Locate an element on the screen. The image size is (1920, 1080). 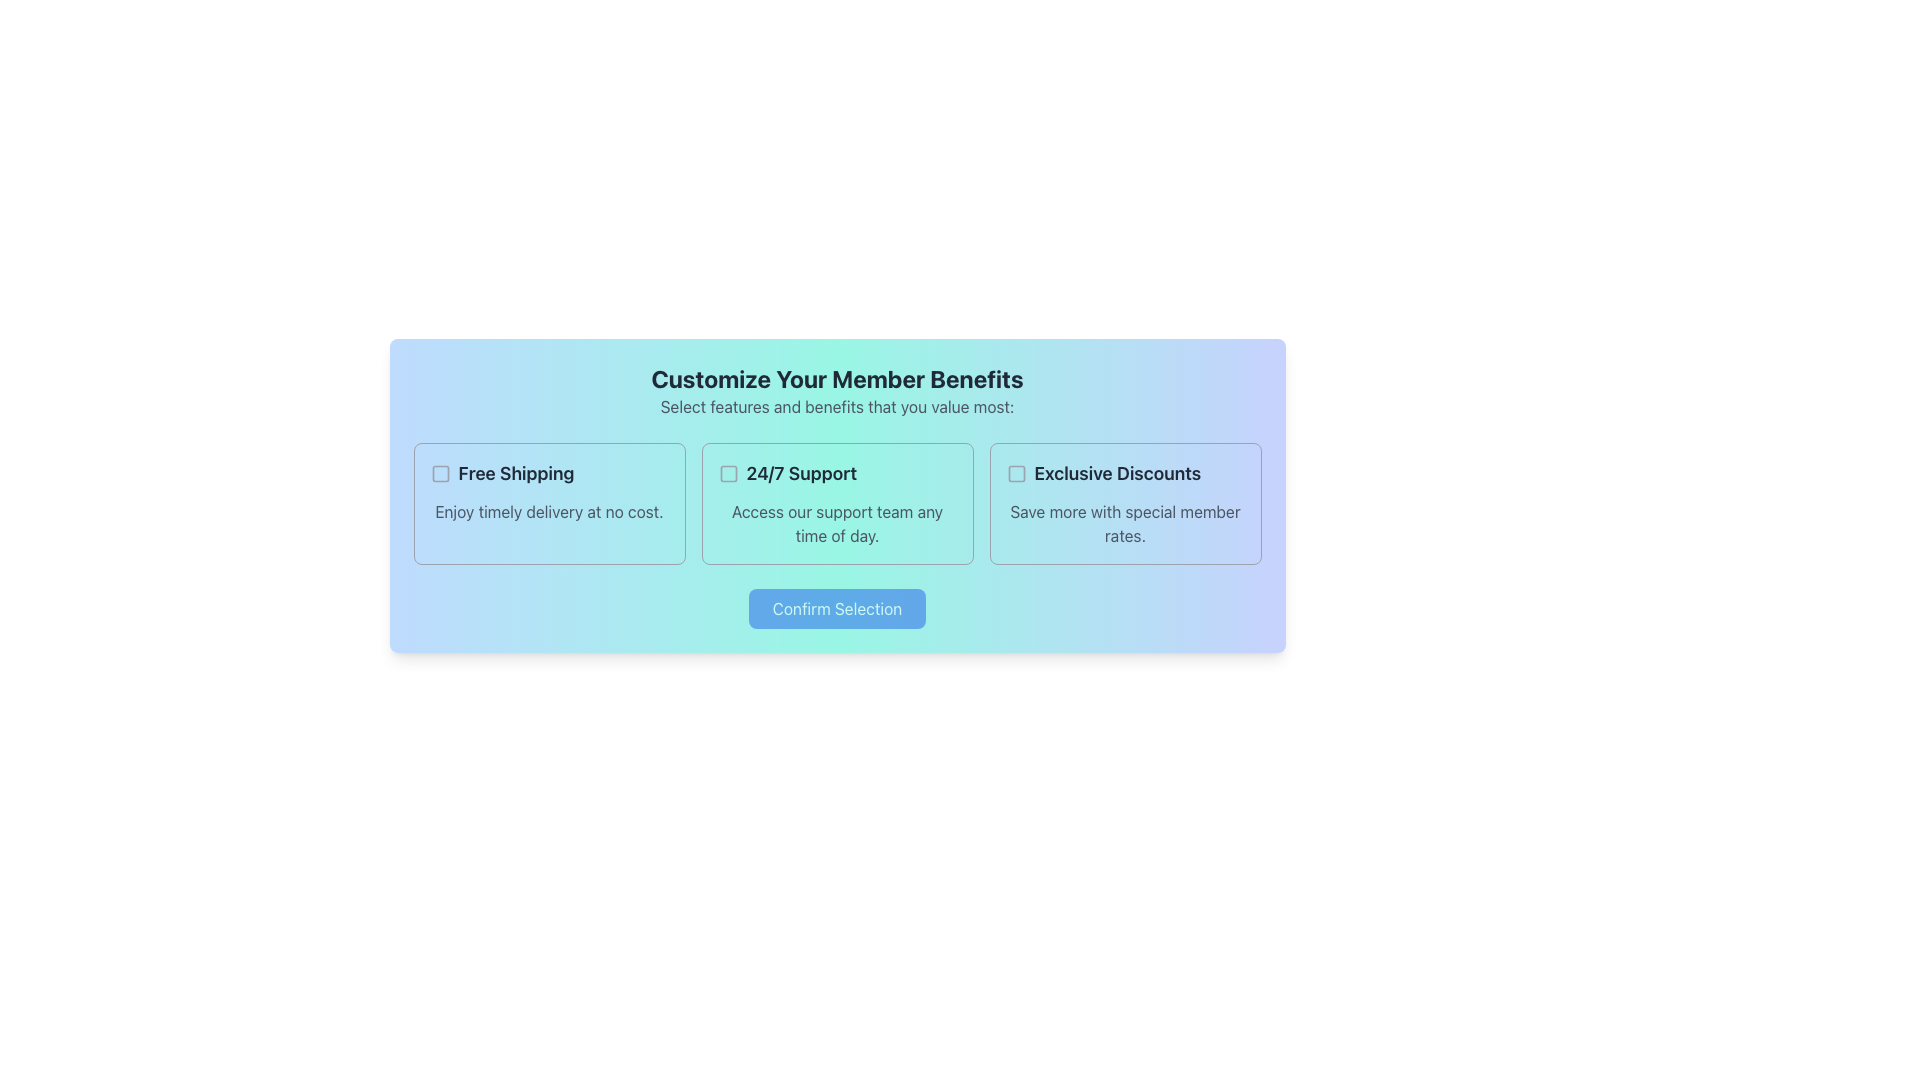
the leftmost card in the grid layout that displays the option for selecting 'Free Shipping' is located at coordinates (549, 503).